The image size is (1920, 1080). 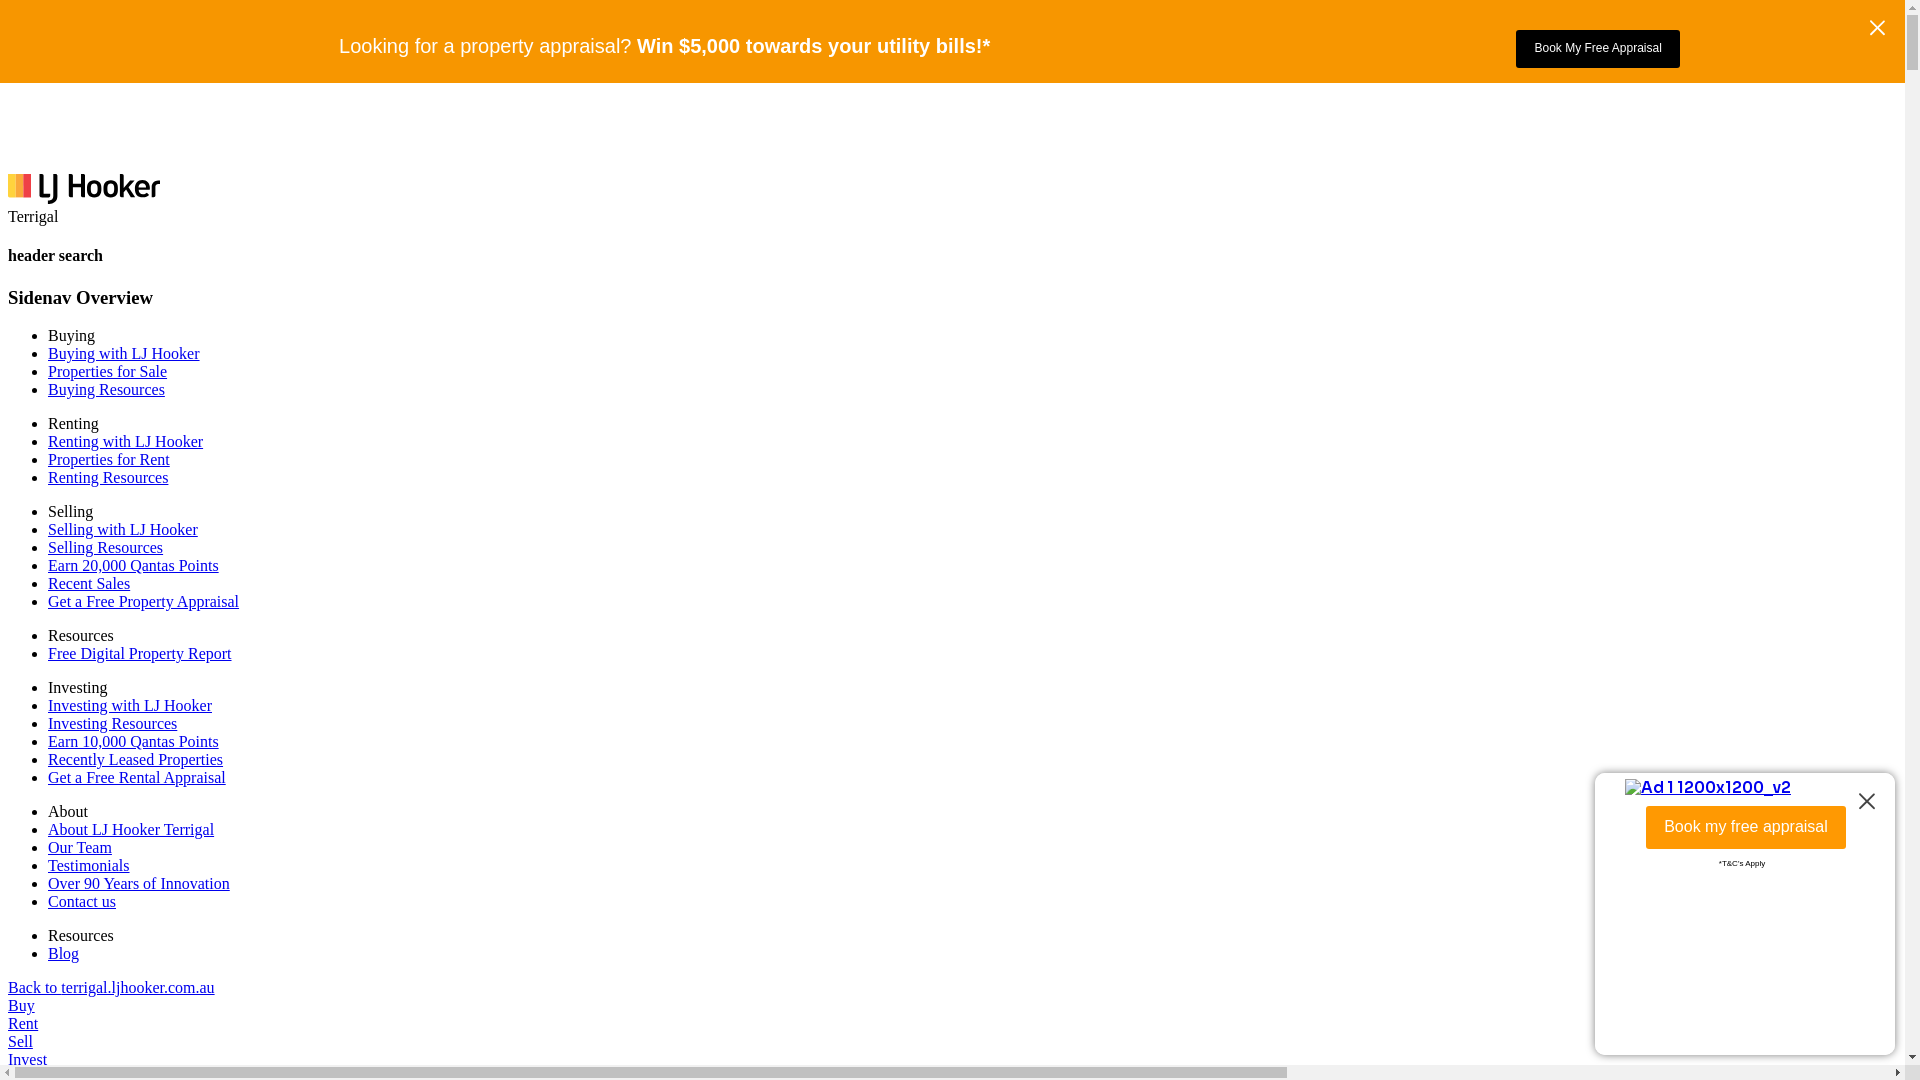 I want to click on 'Renting Resources', so click(x=48, y=477).